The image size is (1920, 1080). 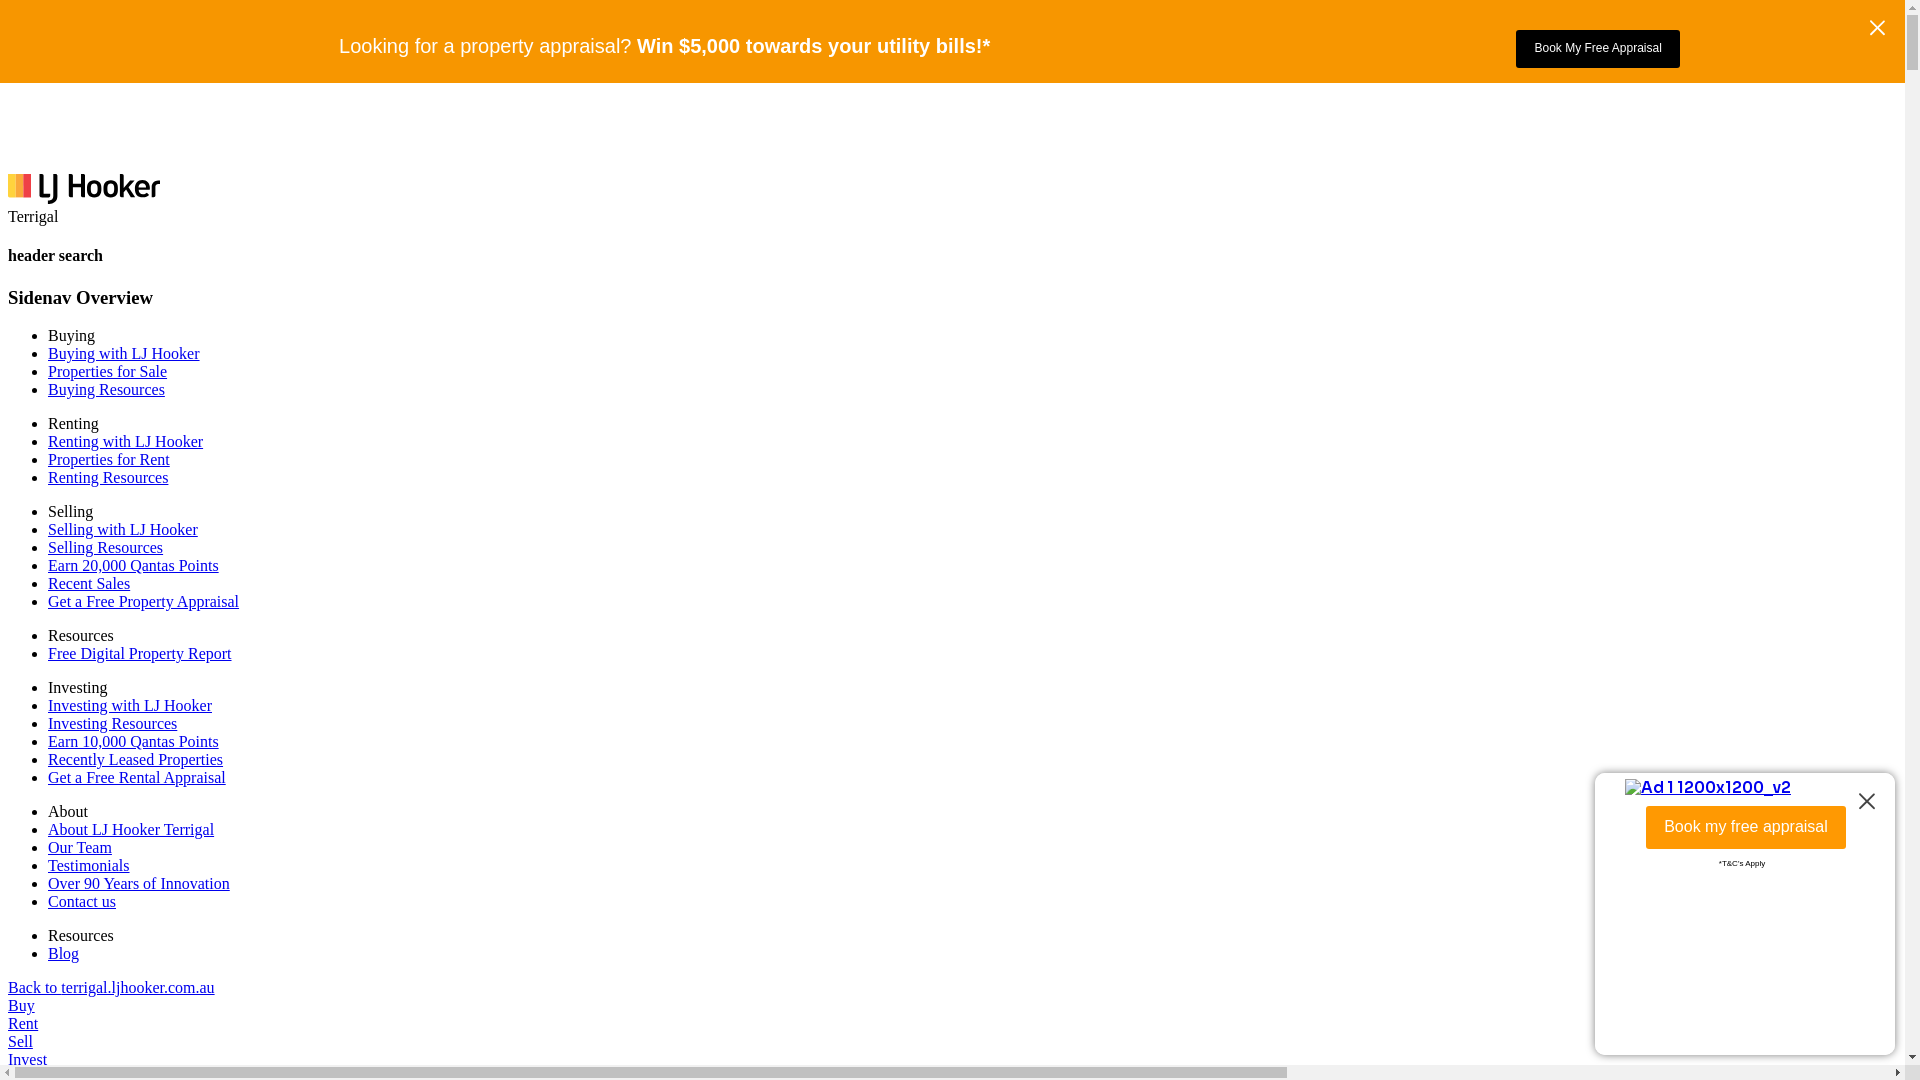 I want to click on 'Renting Resources', so click(x=48, y=477).